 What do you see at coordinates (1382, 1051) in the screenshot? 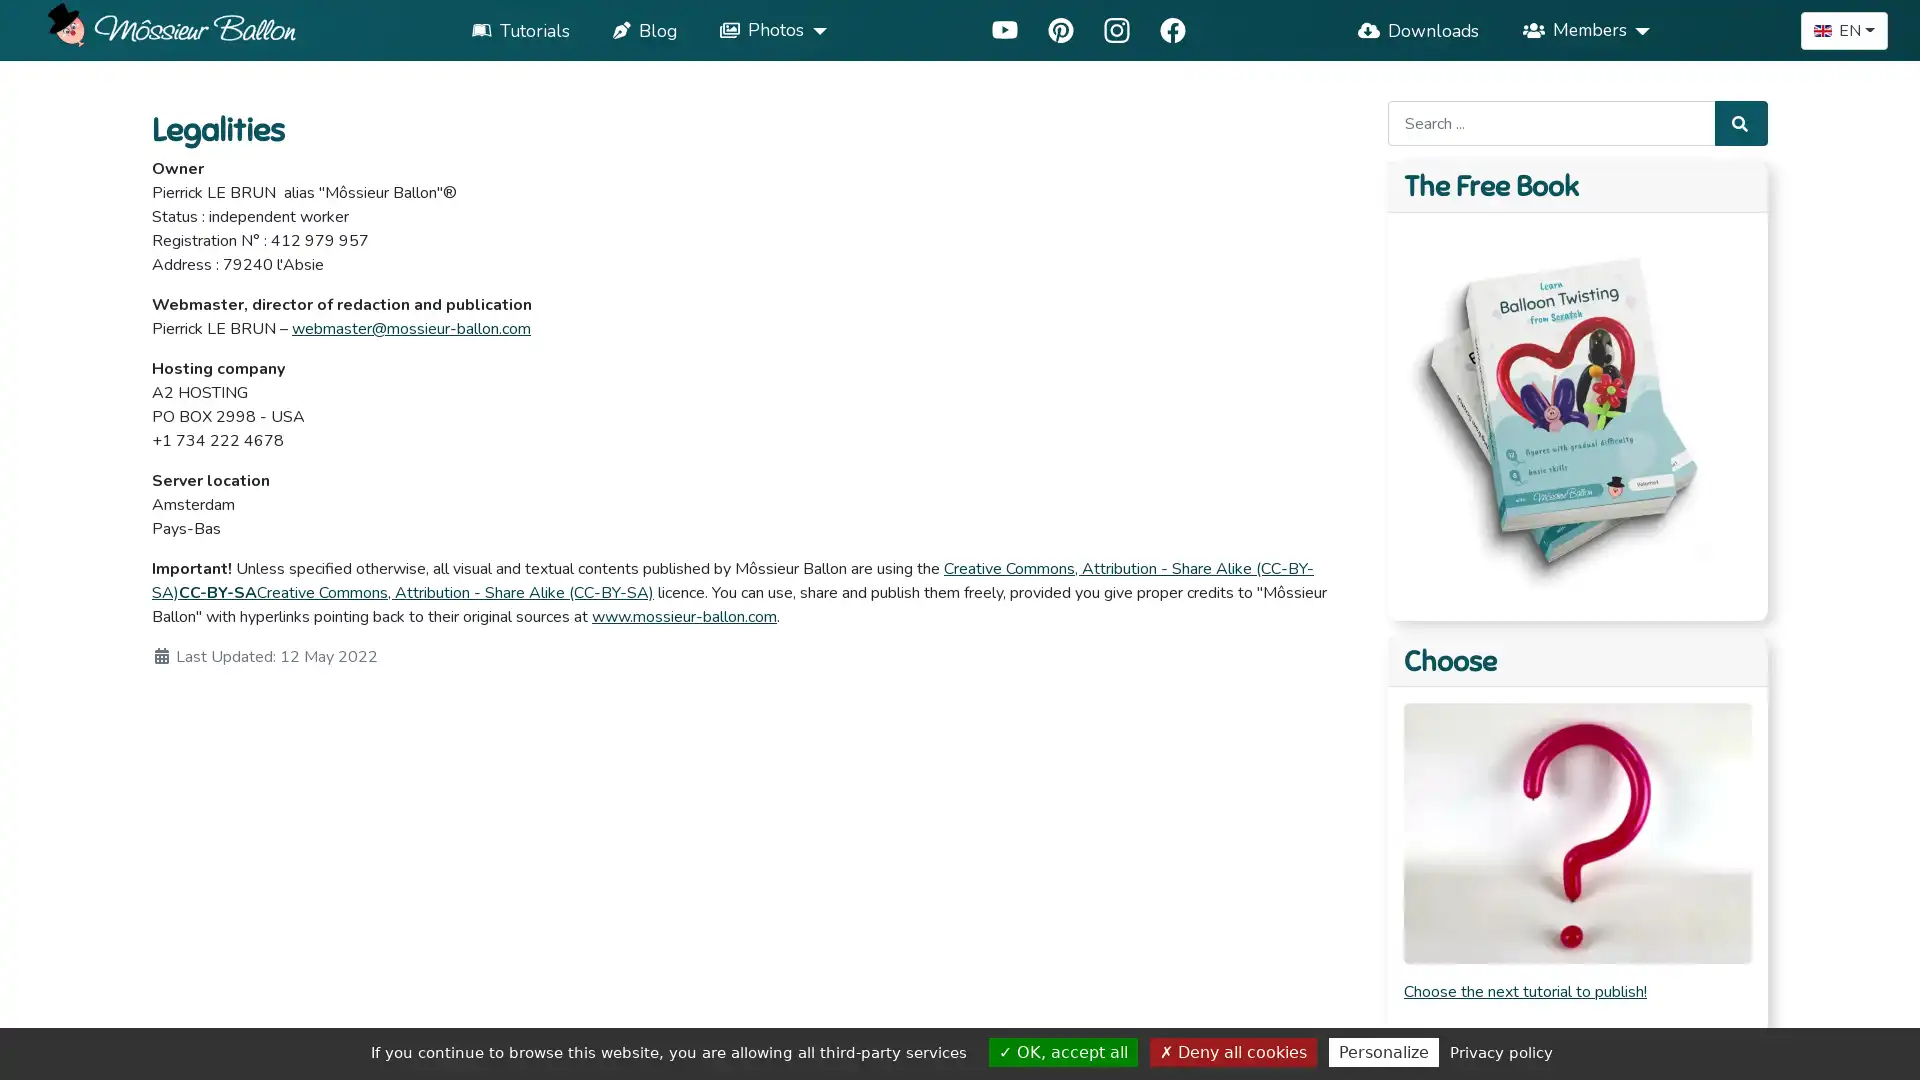
I see `Personalize (modal window)` at bounding box center [1382, 1051].